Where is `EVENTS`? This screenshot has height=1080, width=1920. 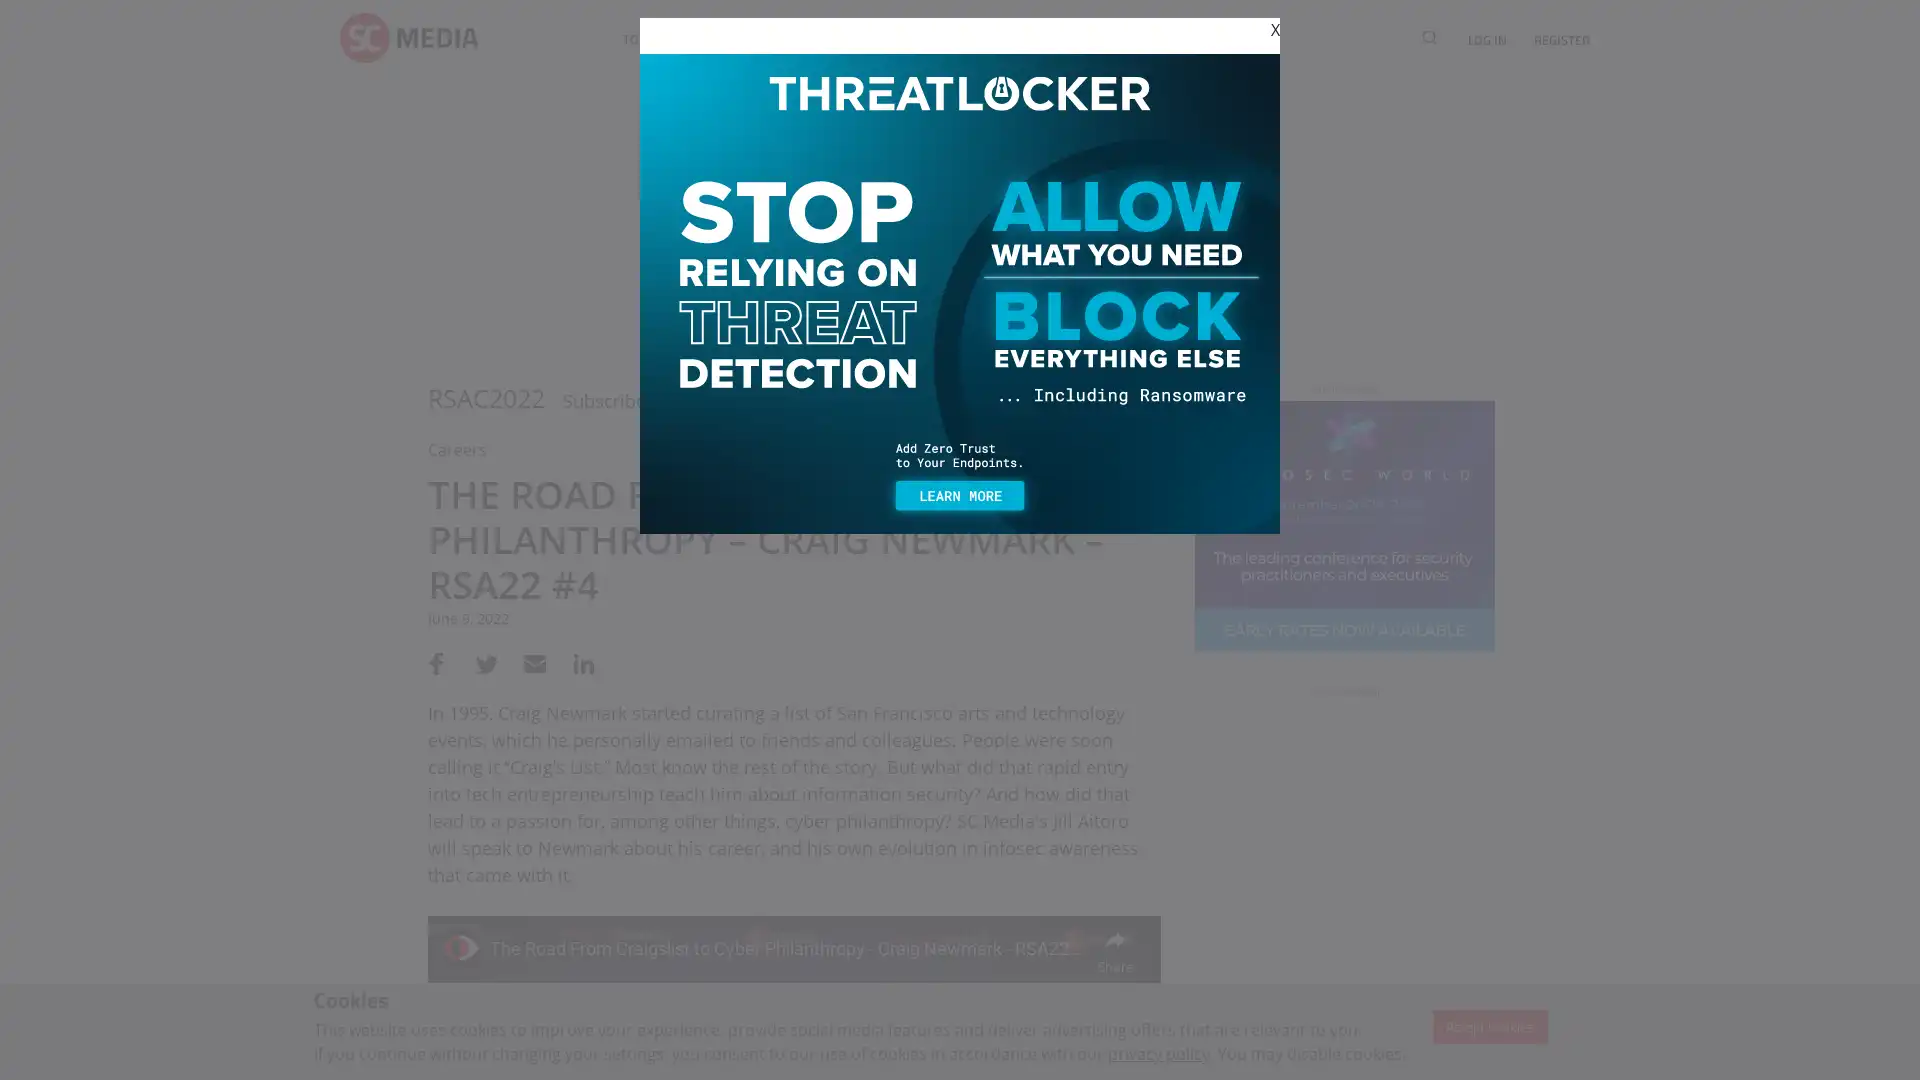 EVENTS is located at coordinates (814, 39).